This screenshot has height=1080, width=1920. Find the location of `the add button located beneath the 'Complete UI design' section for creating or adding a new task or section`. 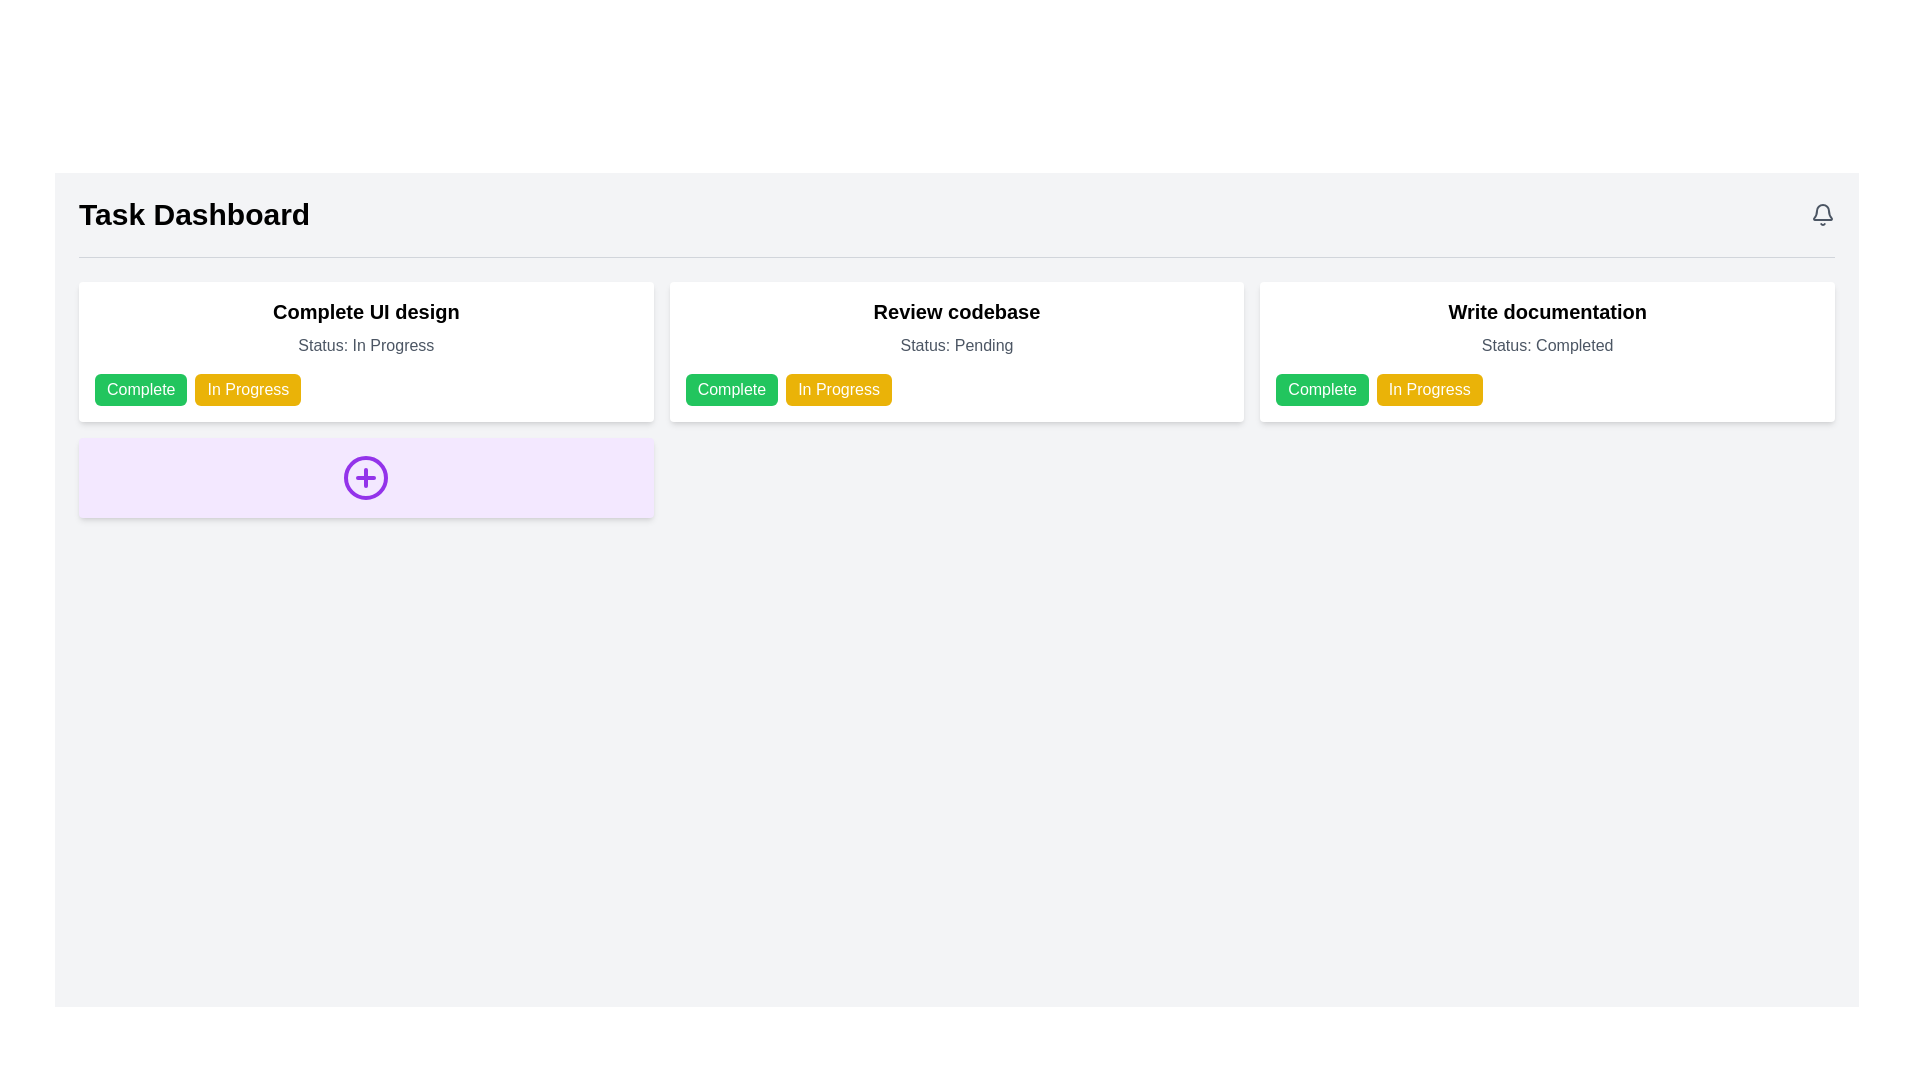

the add button located beneath the 'Complete UI design' section for creating or adding a new task or section is located at coordinates (365, 478).